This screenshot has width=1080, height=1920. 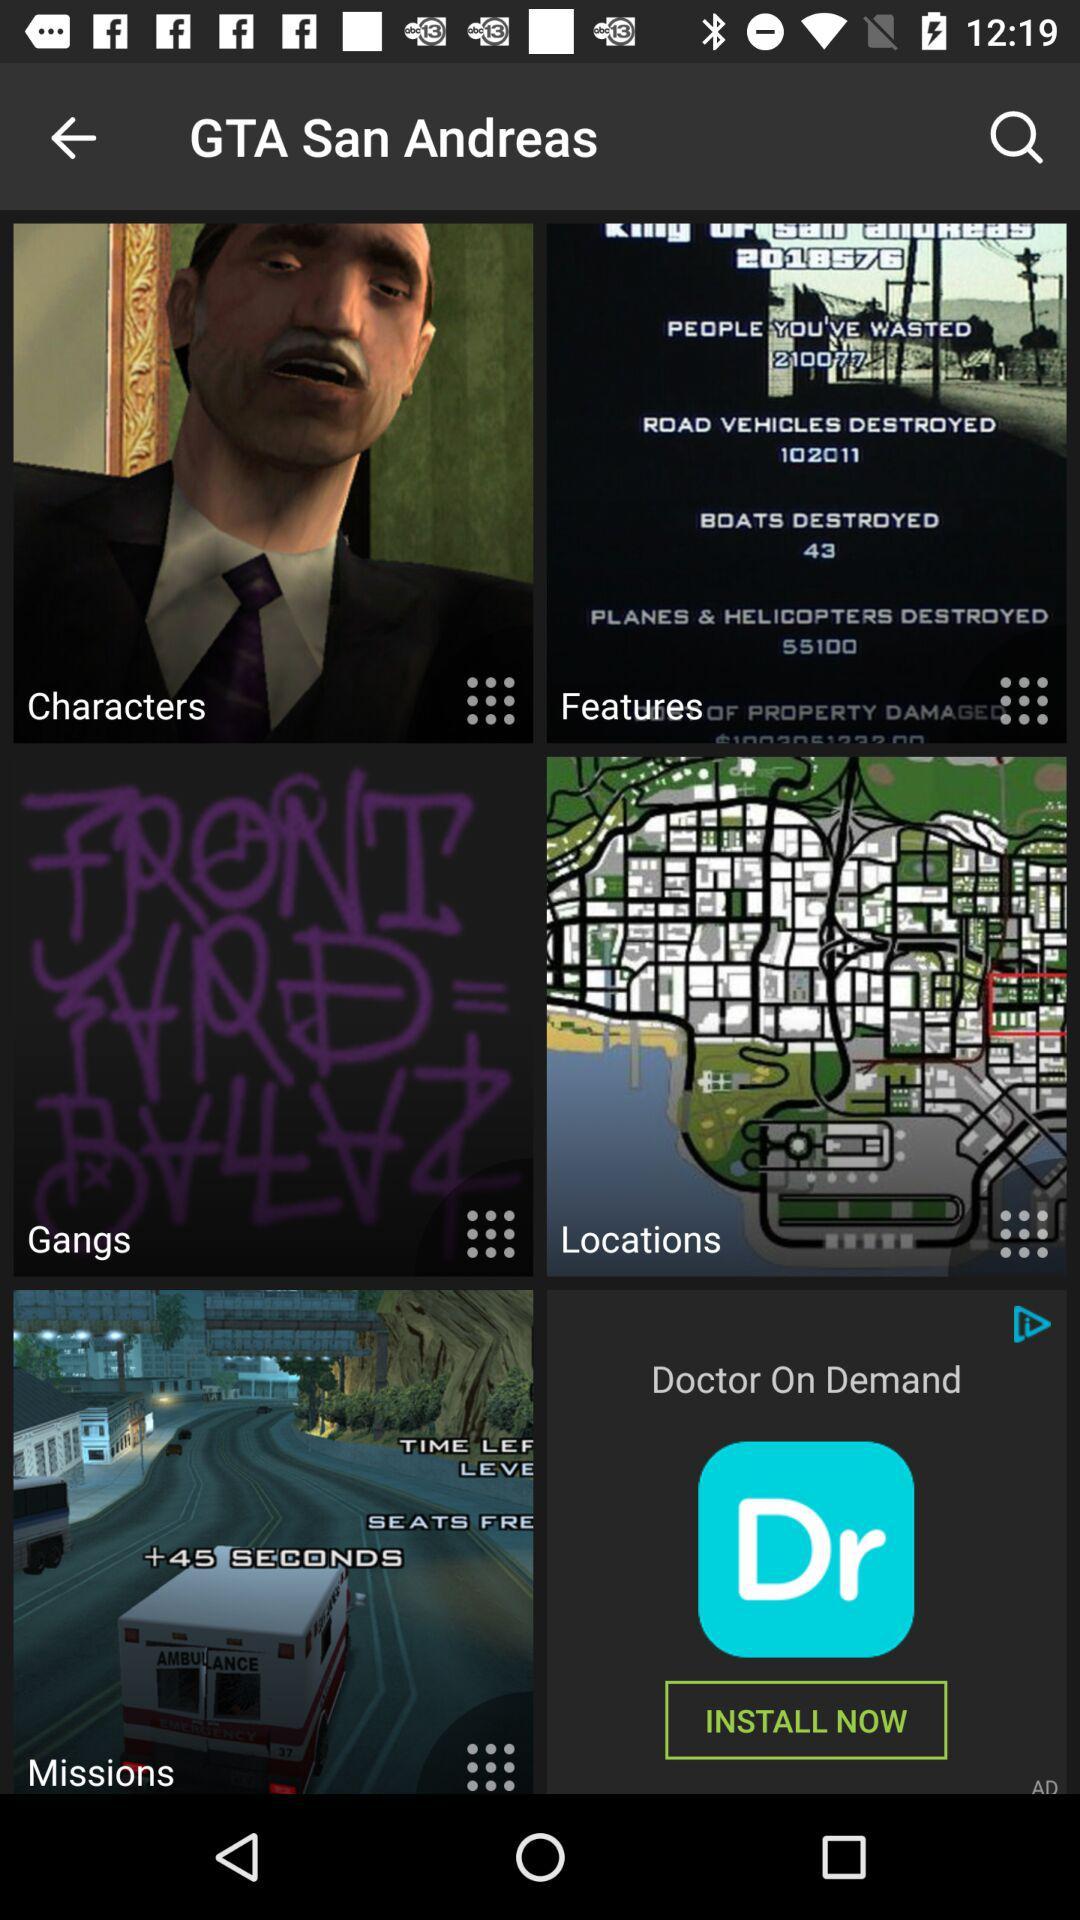 I want to click on the item to the right of gta san andreas icon, so click(x=1017, y=135).